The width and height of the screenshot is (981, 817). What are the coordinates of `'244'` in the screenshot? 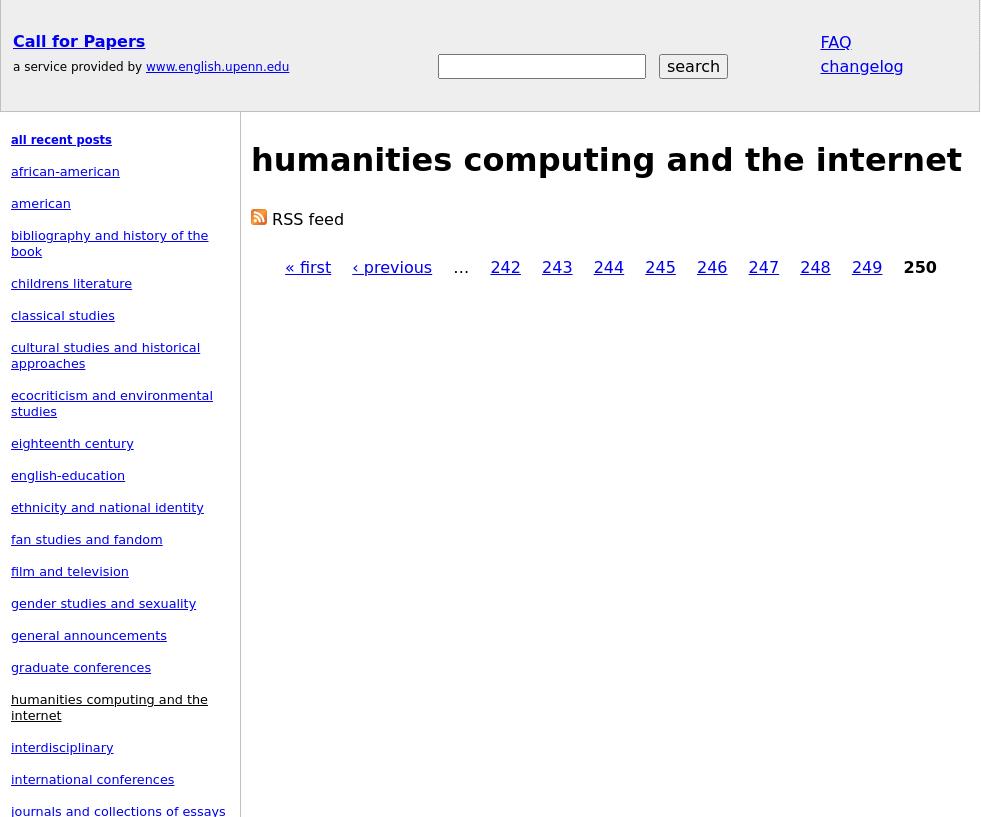 It's located at (608, 267).